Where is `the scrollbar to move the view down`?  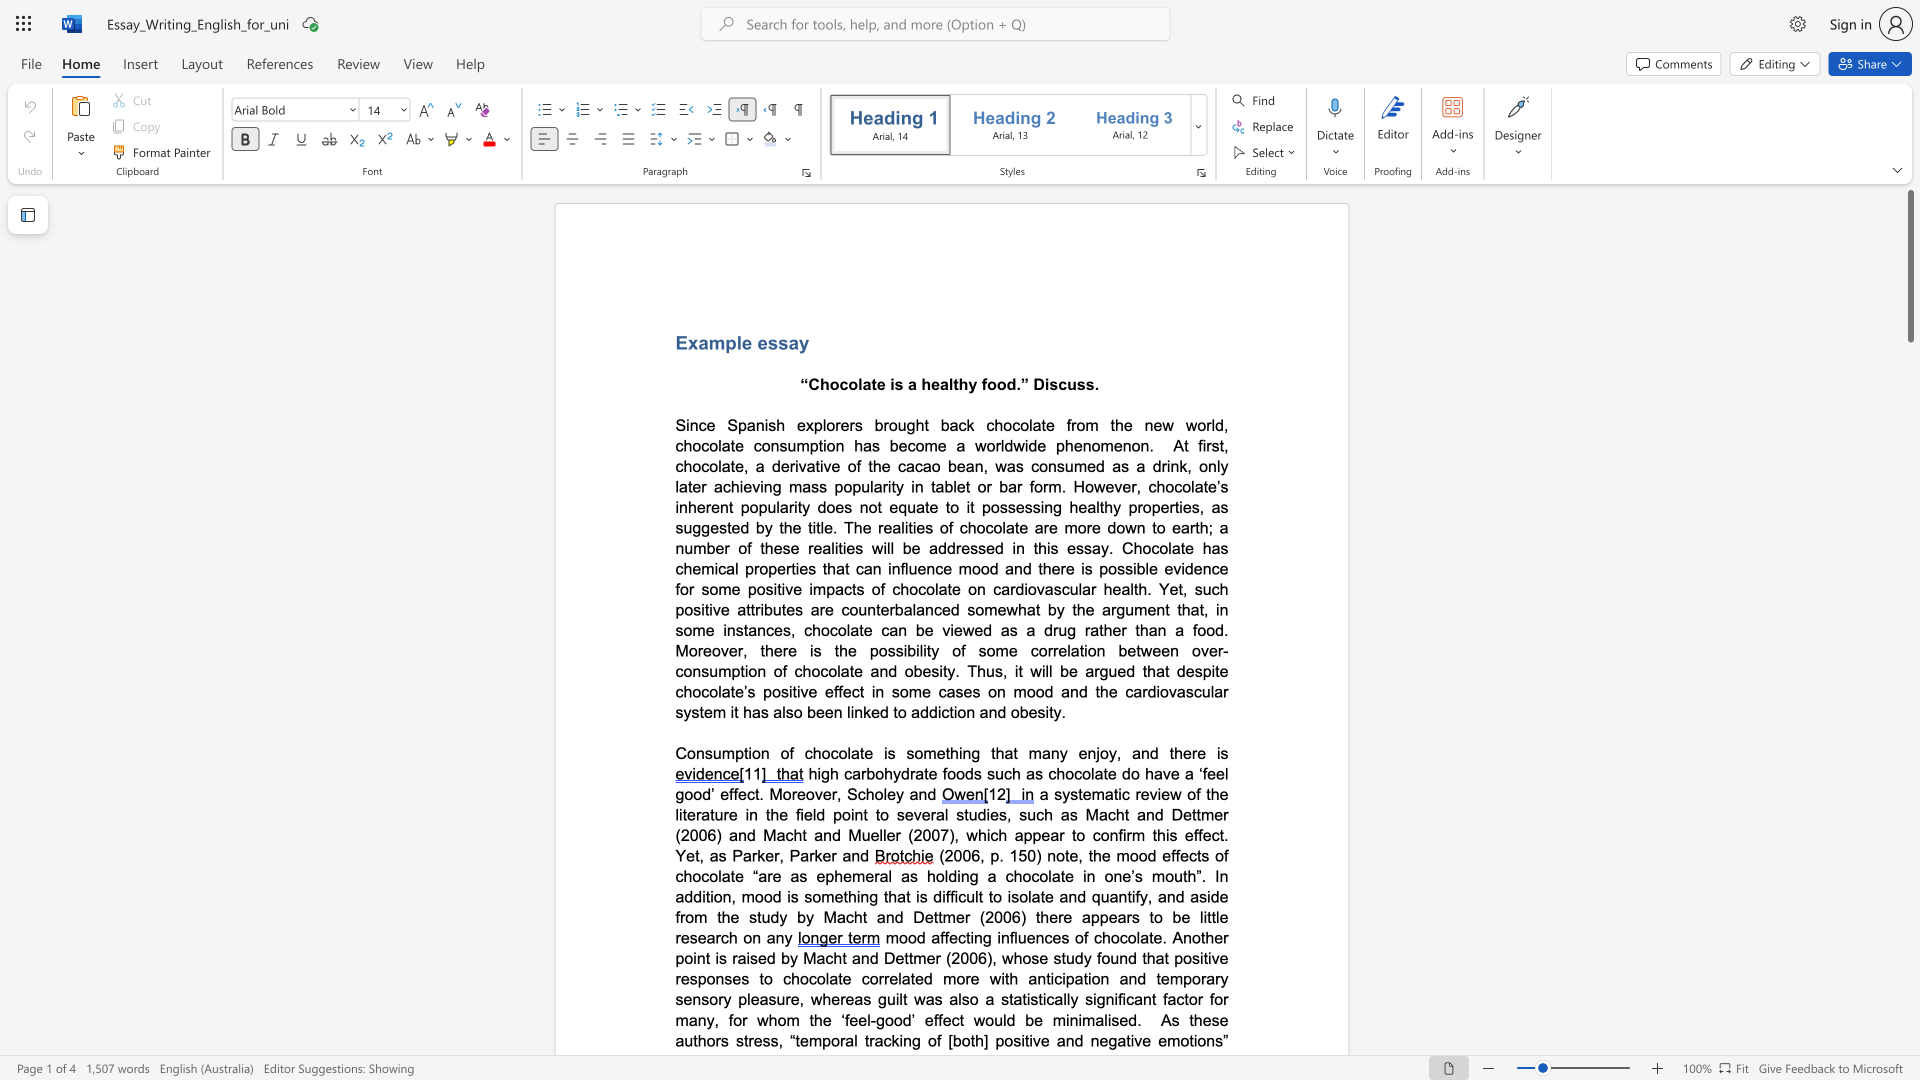
the scrollbar to move the view down is located at coordinates (1909, 999).